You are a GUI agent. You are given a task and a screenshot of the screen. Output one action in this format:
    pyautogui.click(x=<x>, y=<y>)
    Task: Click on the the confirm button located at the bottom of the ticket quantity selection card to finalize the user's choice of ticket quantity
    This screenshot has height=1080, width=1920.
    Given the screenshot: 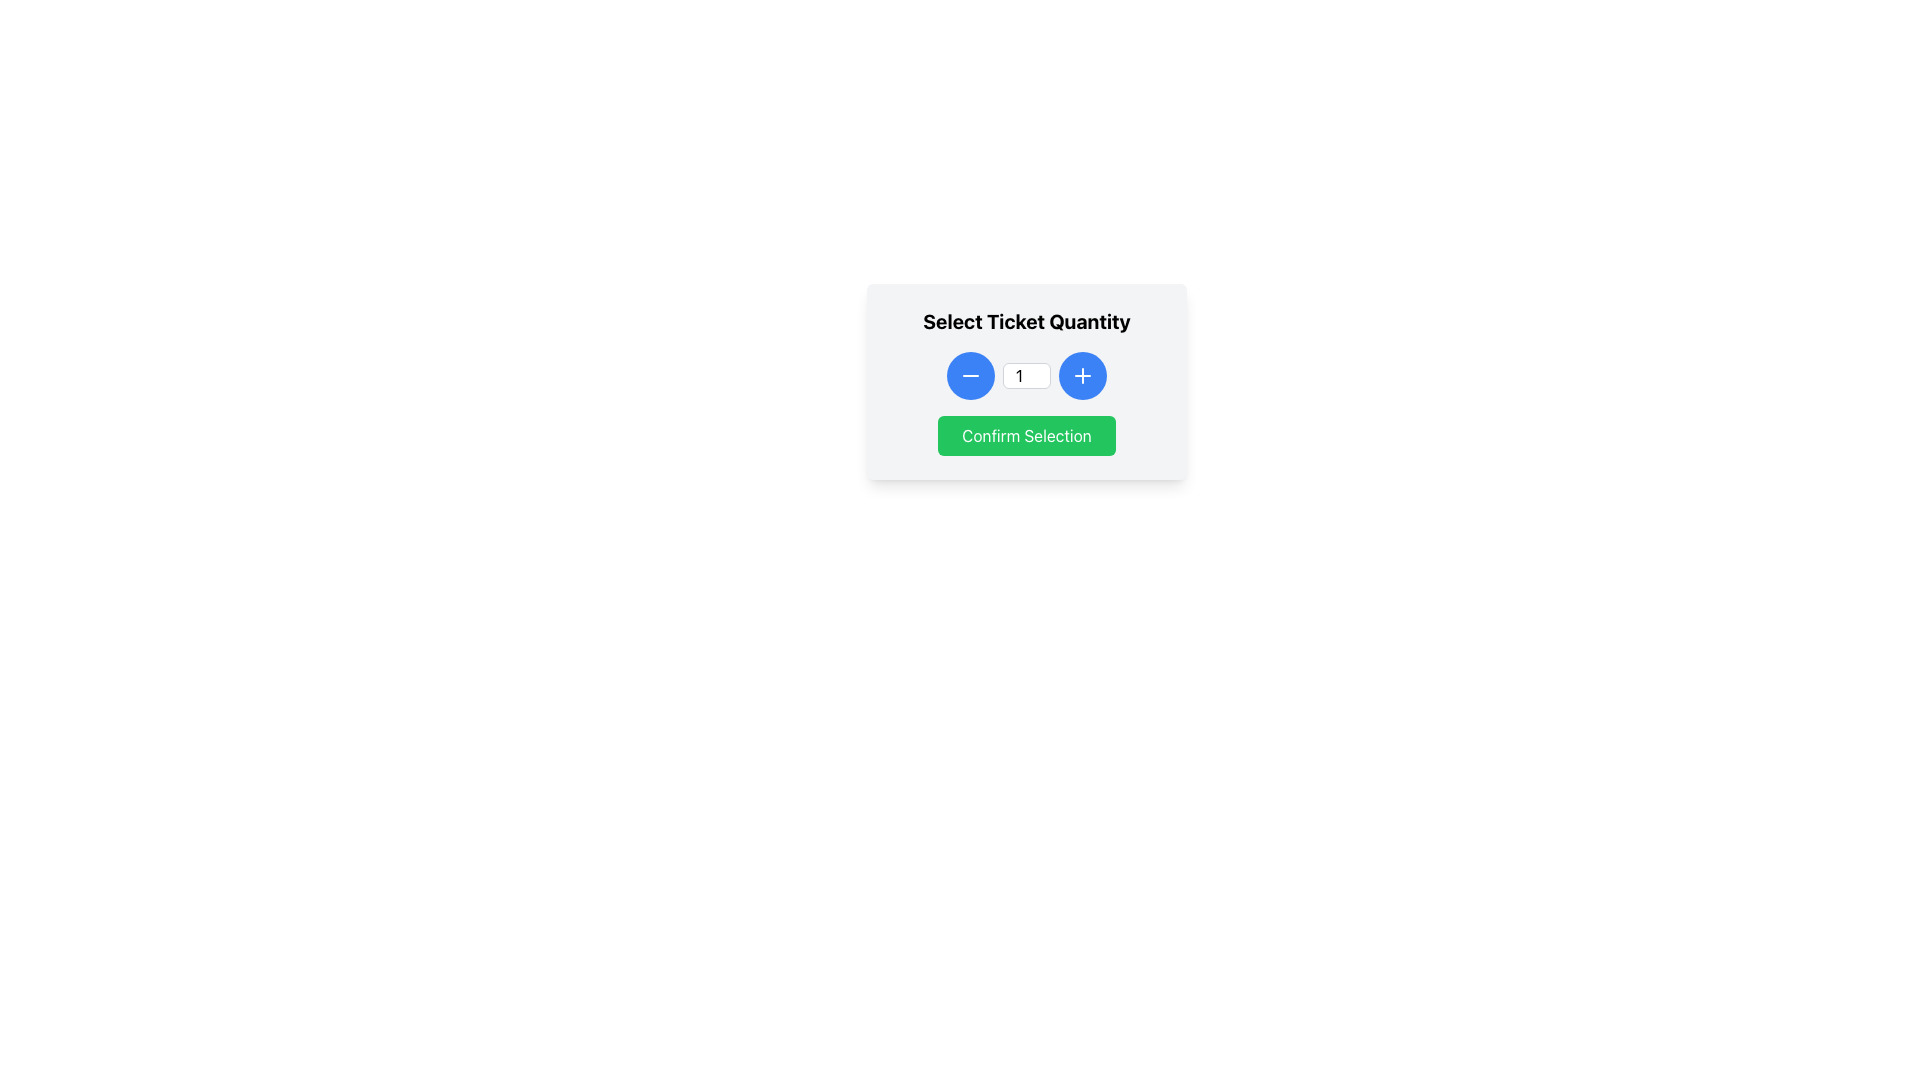 What is the action you would take?
    pyautogui.click(x=1027, y=434)
    